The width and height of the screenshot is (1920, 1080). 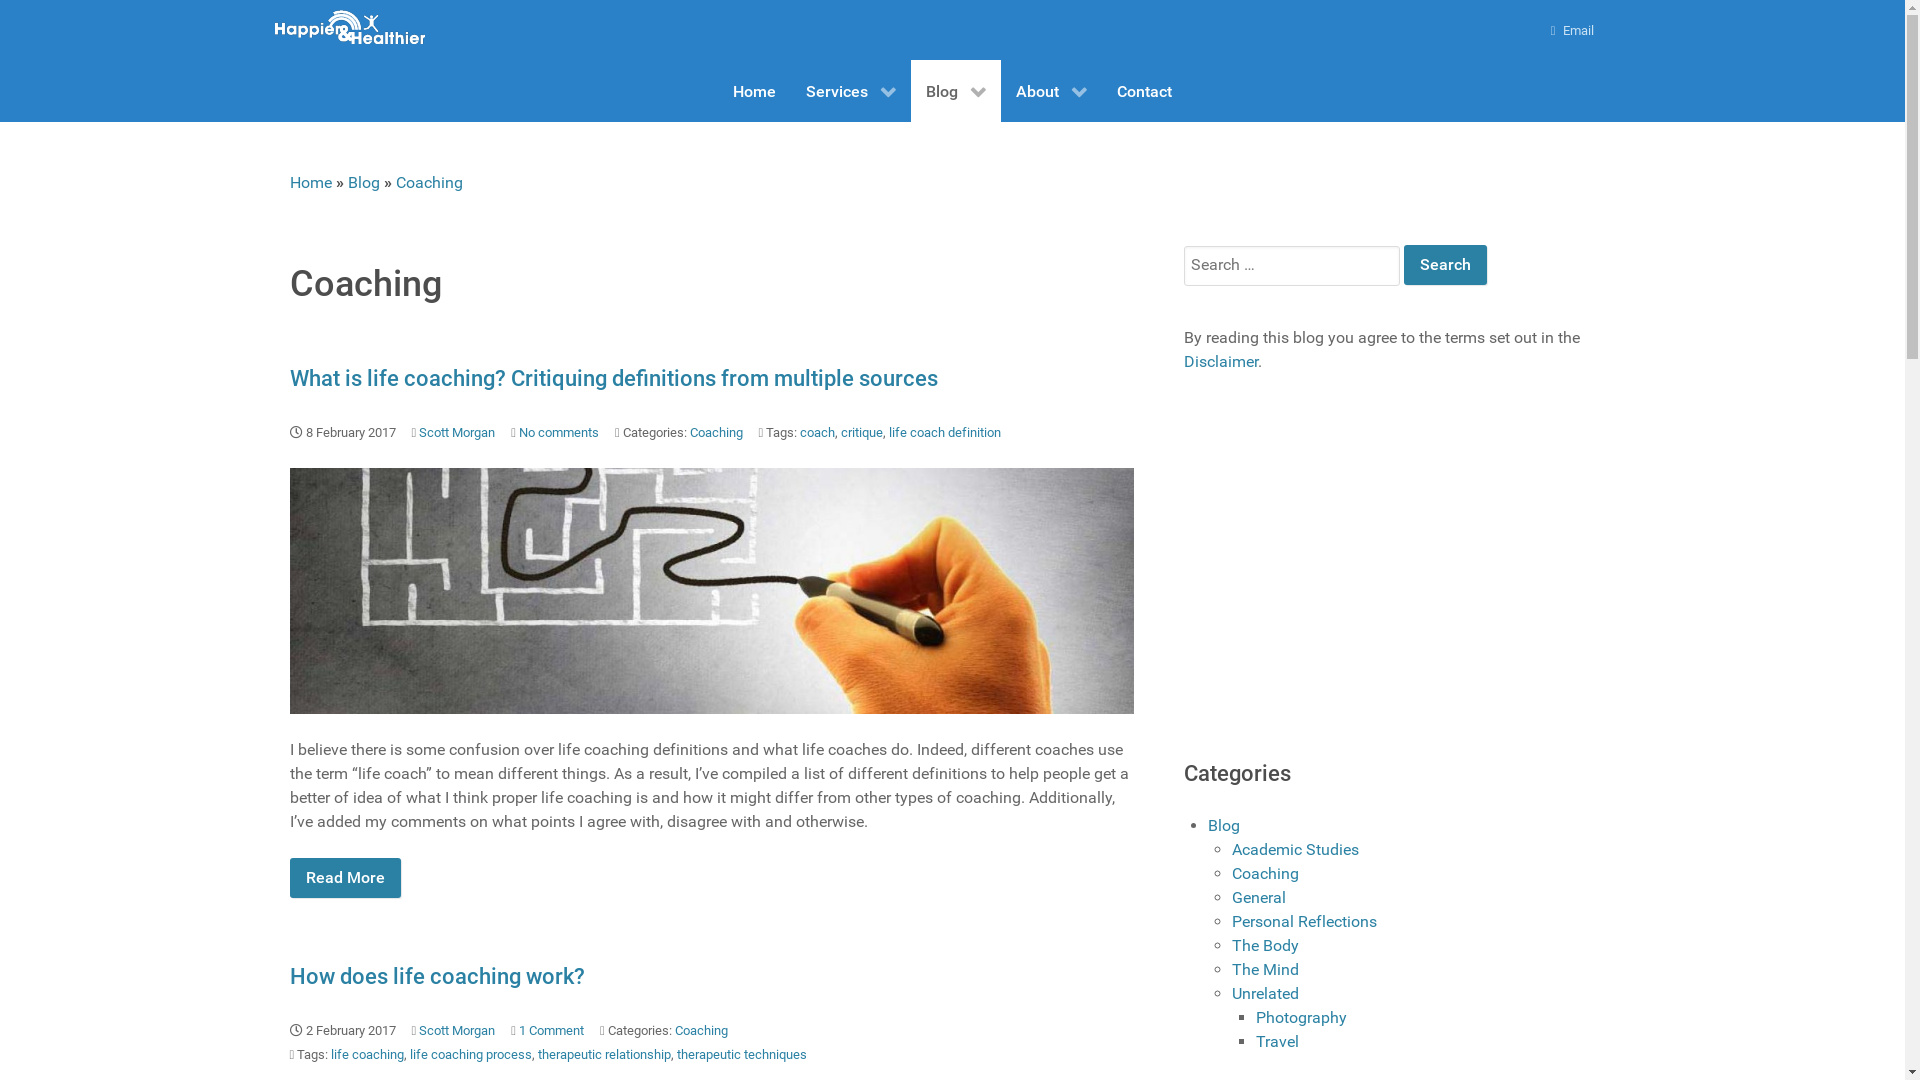 What do you see at coordinates (862, 431) in the screenshot?
I see `'critique'` at bounding box center [862, 431].